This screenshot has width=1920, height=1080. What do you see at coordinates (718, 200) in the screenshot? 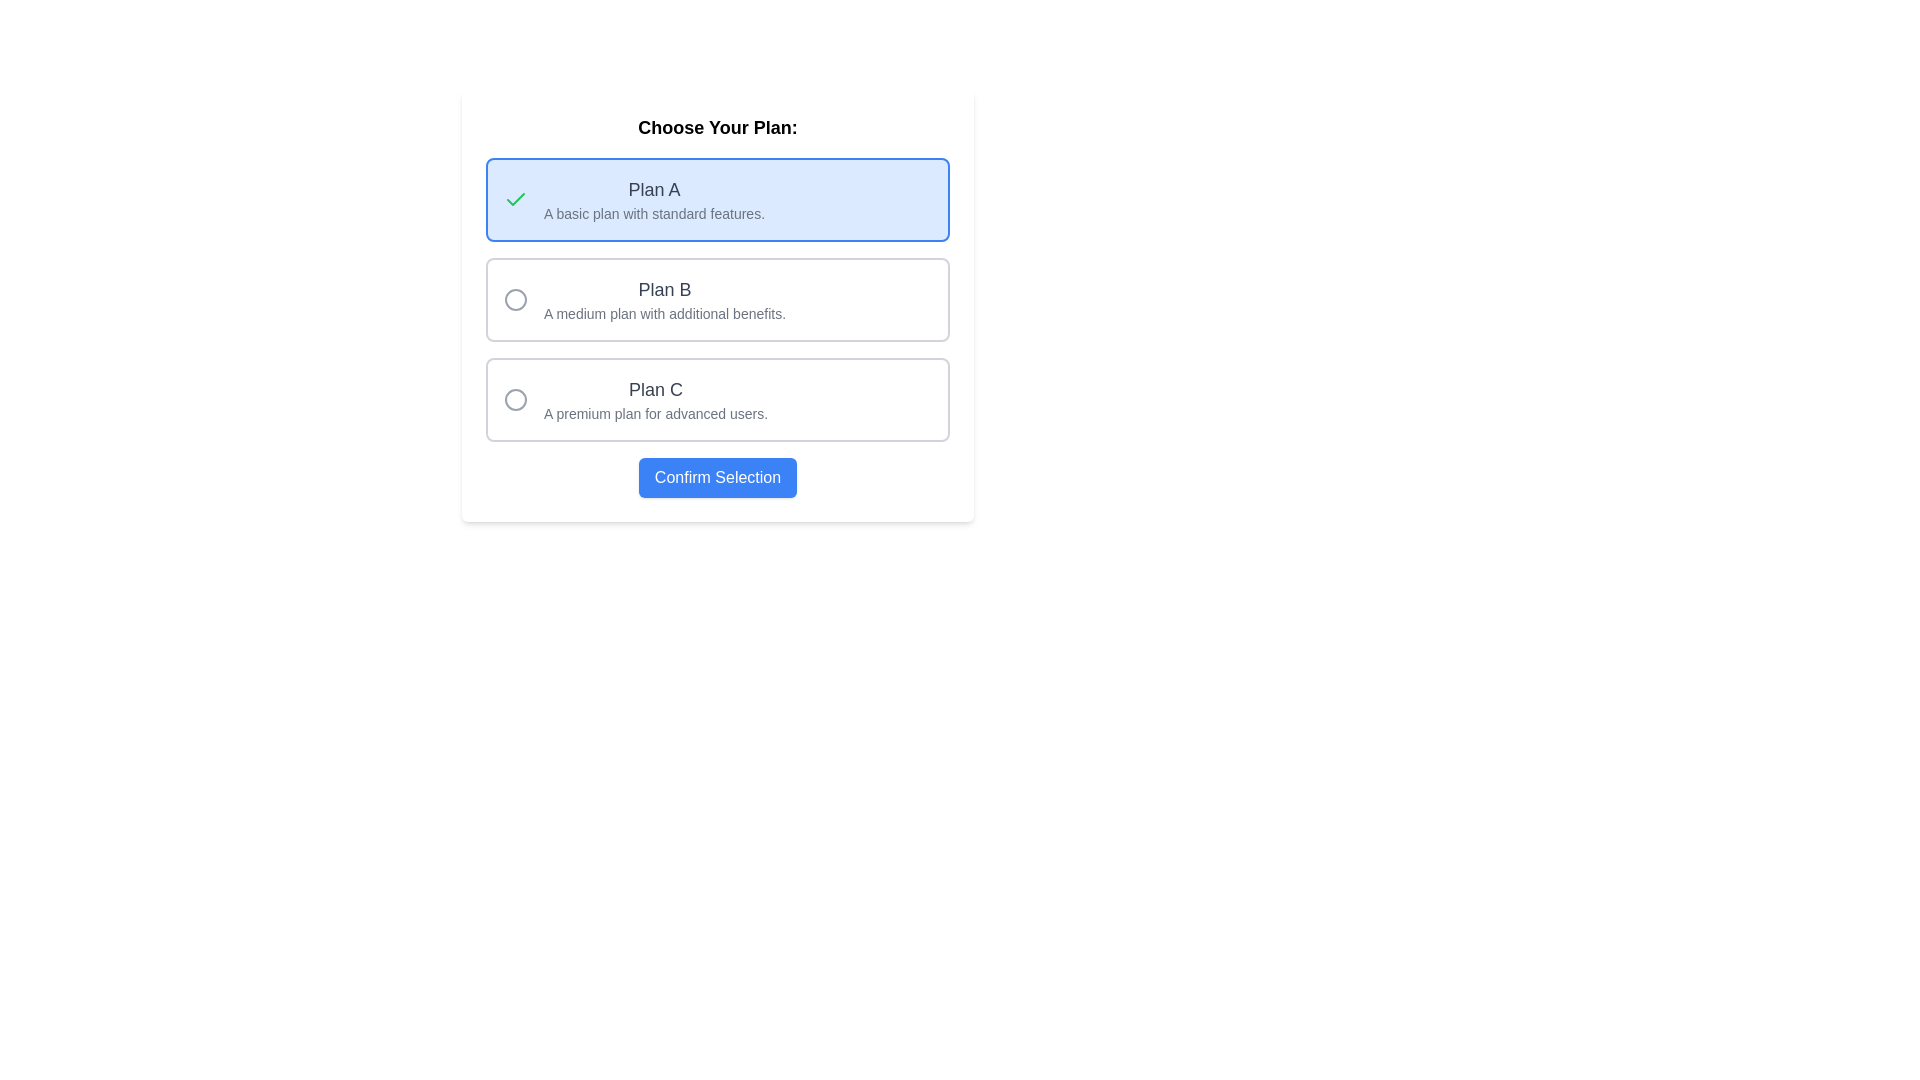
I see `the 'Plan A' option card` at bounding box center [718, 200].